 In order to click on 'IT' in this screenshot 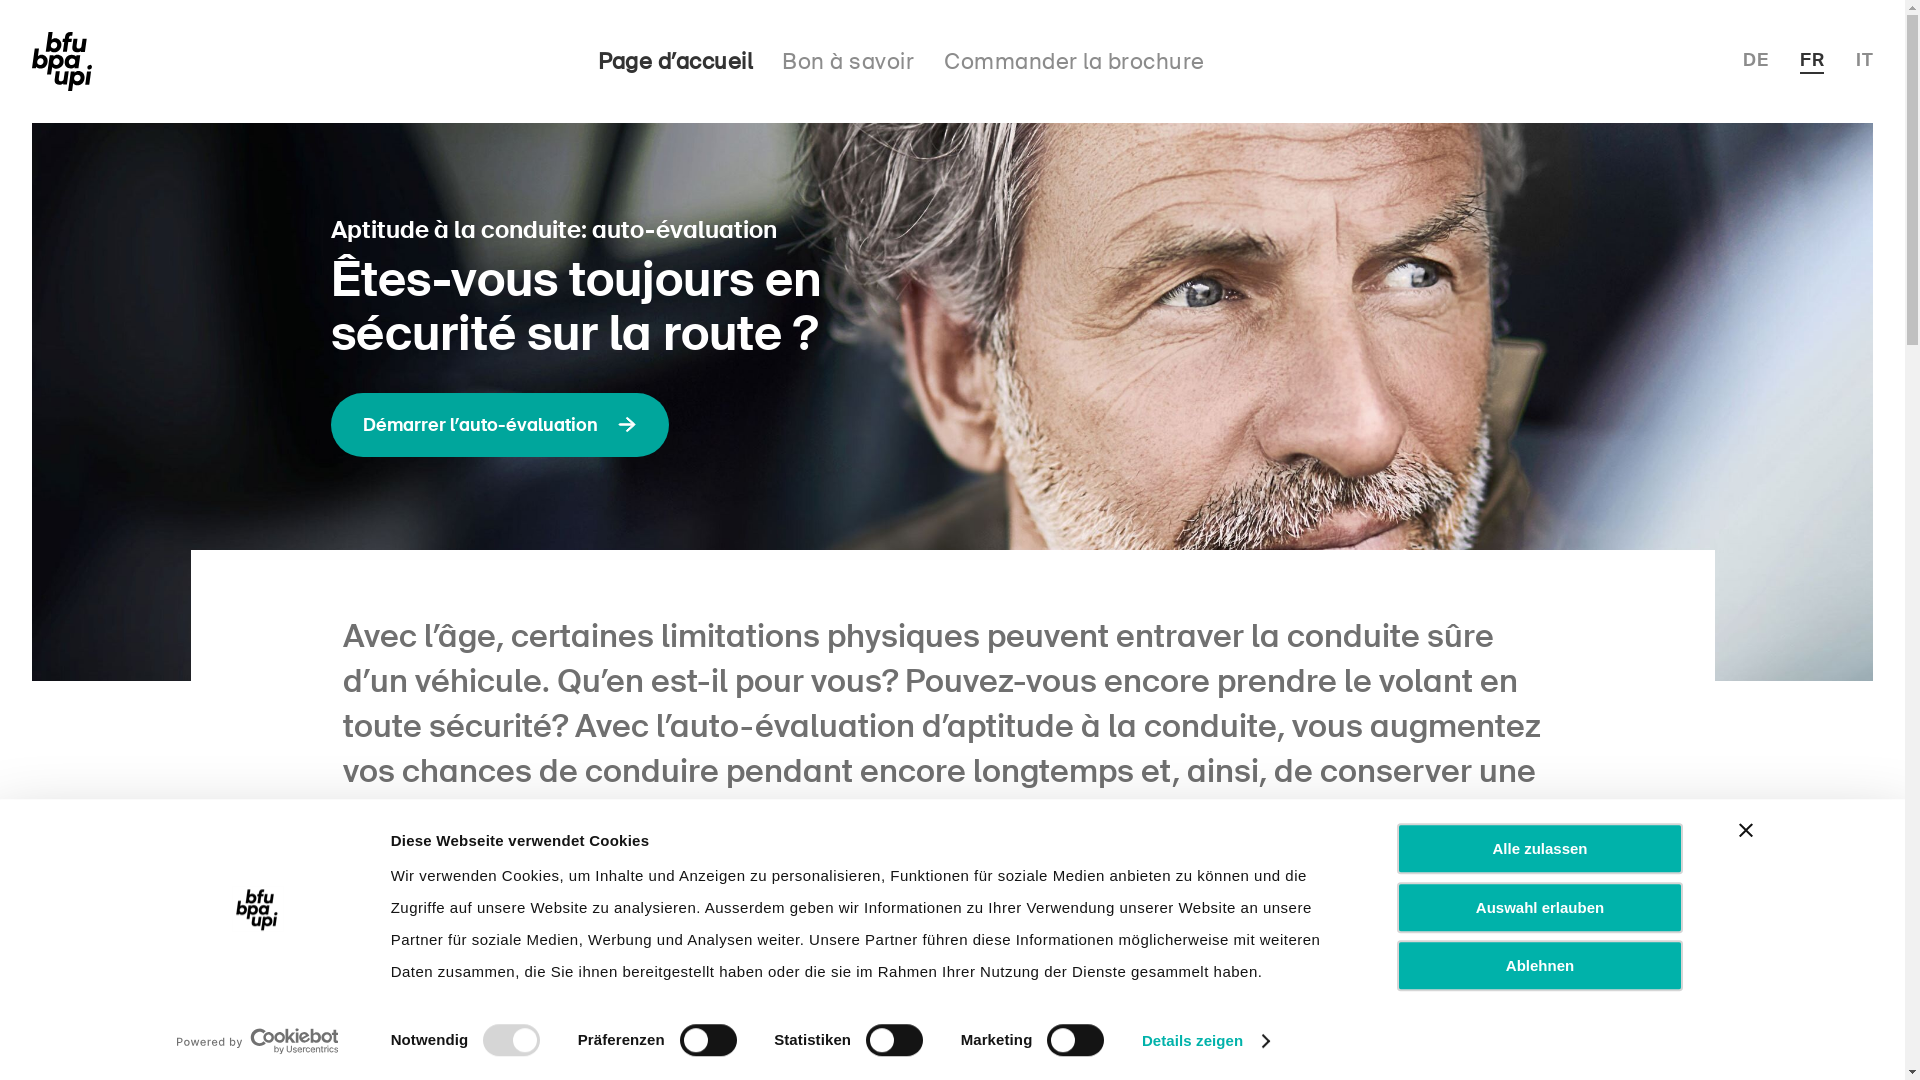, I will do `click(1855, 59)`.